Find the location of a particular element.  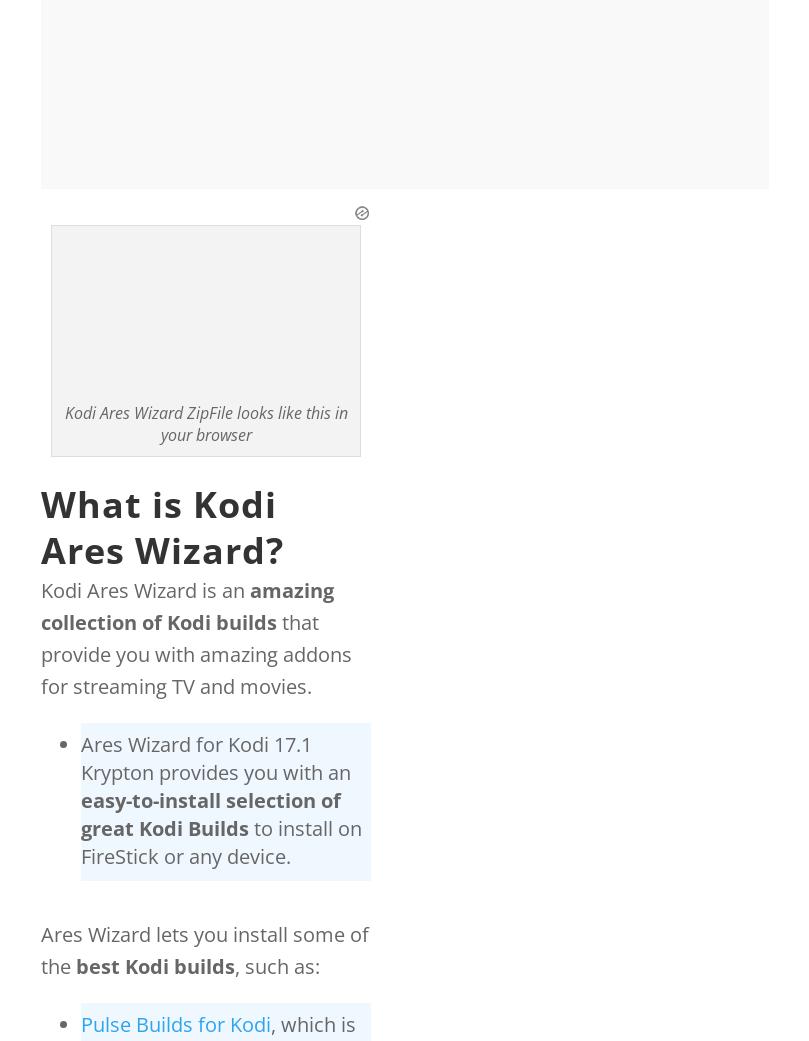

'to install on FireStick or any device.' is located at coordinates (220, 841).